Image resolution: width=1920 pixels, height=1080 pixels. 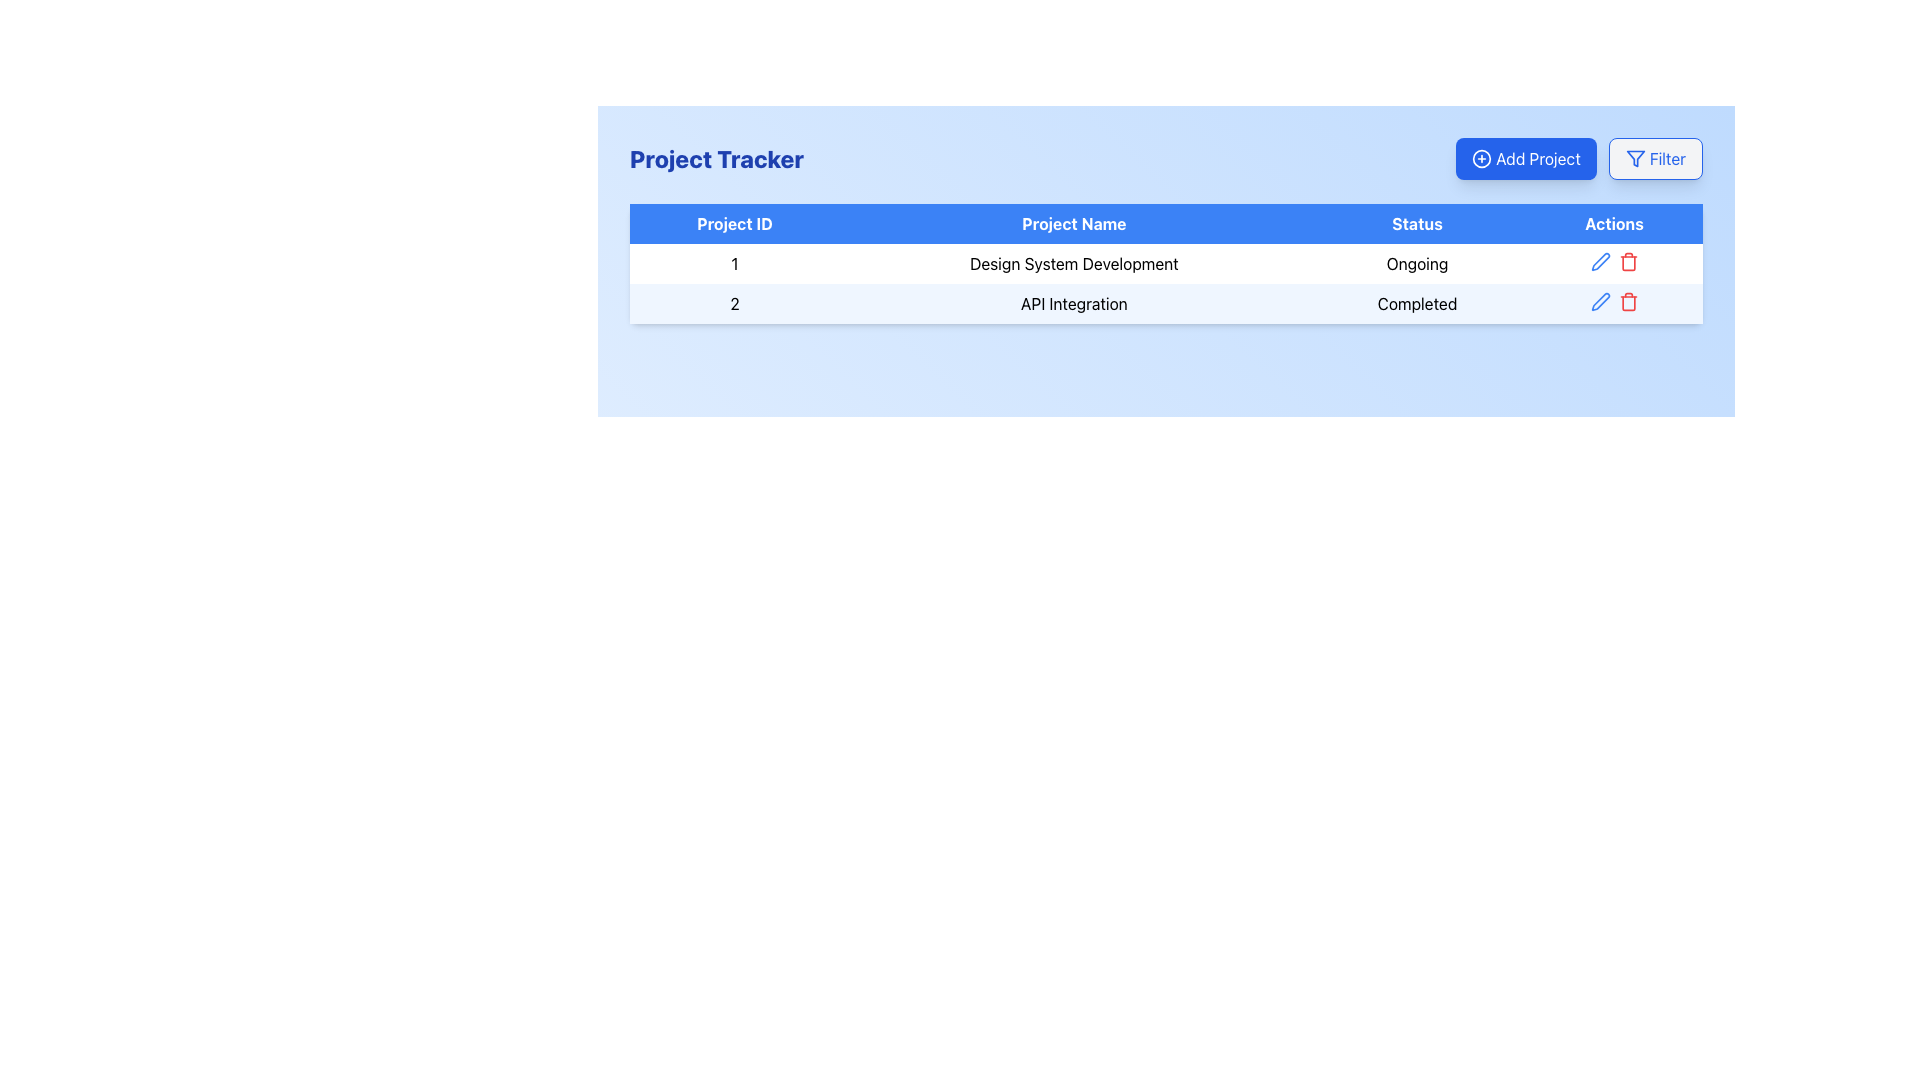 What do you see at coordinates (1416, 223) in the screenshot?
I see `the 'Status' text label in the table header, which is part of a blue rectangular background and displays the word 'Status' in white font` at bounding box center [1416, 223].